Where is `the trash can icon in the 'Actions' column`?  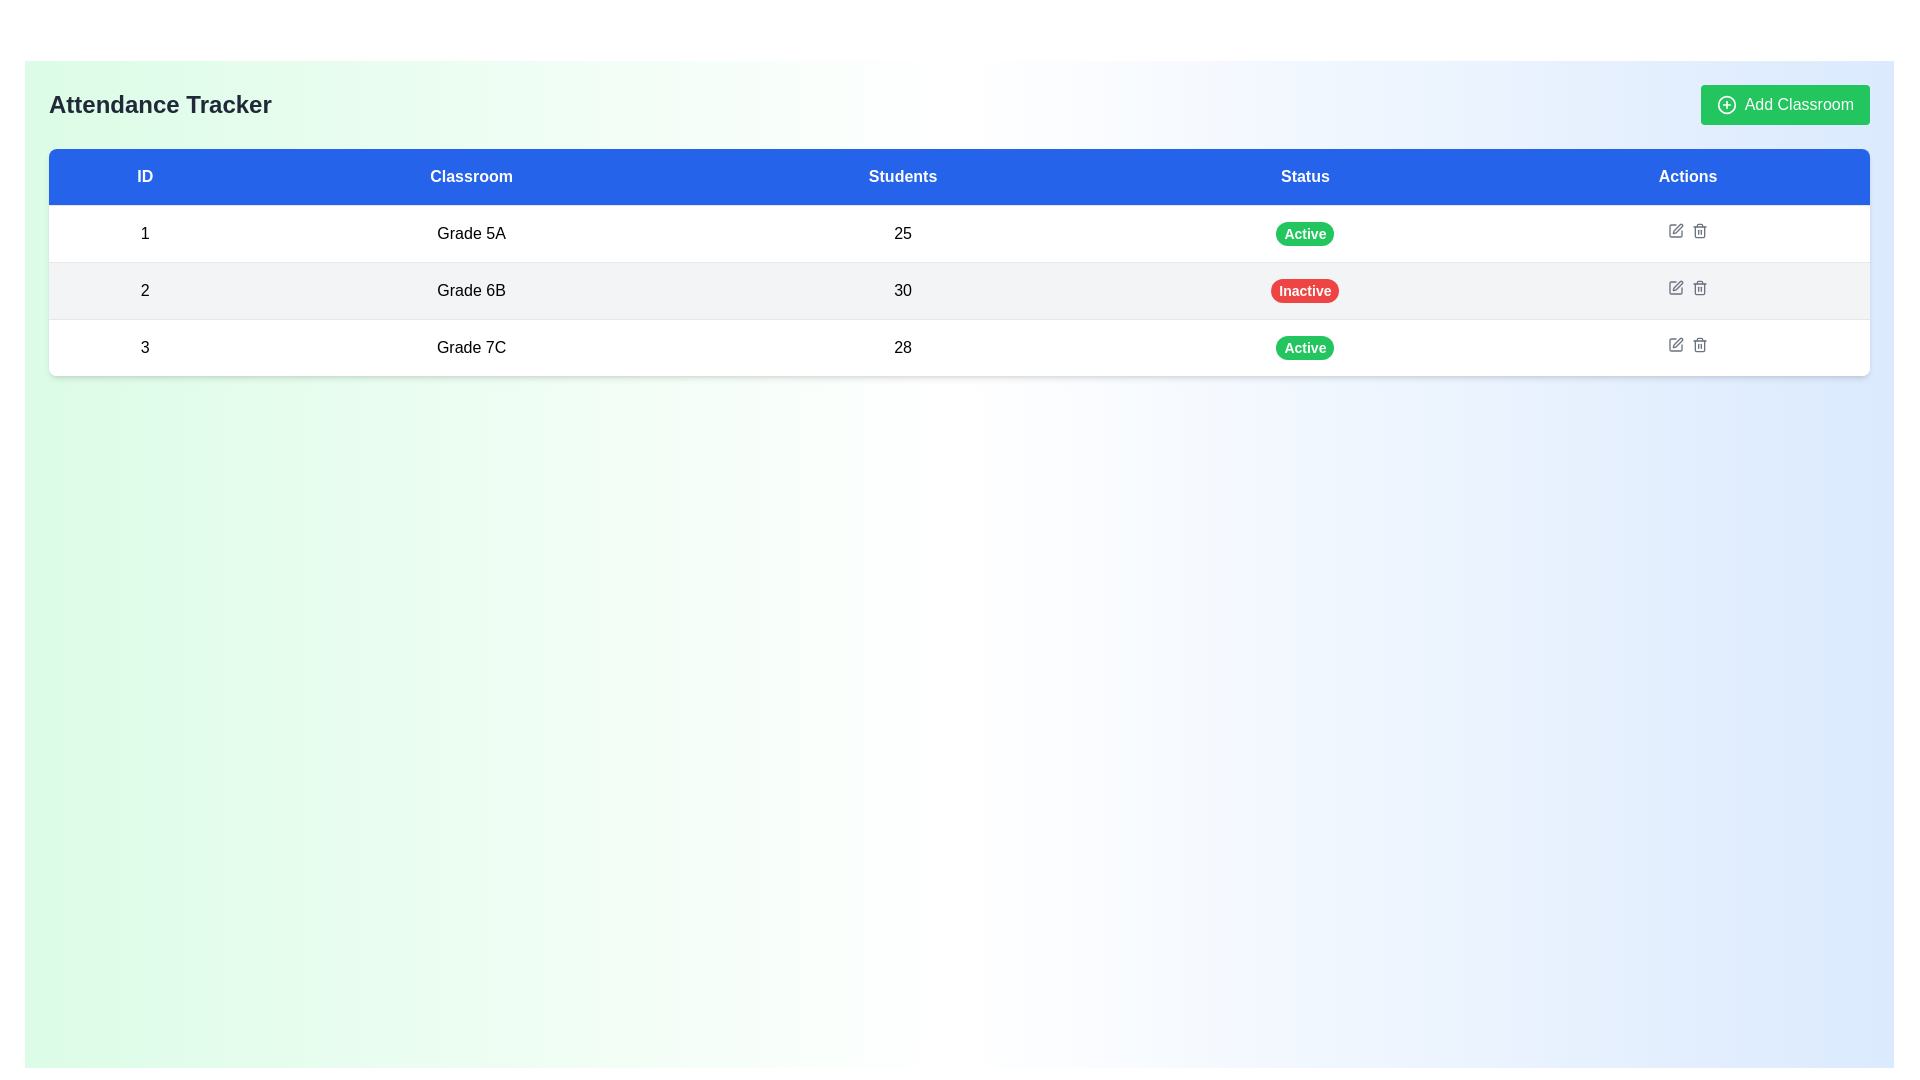
the trash can icon in the 'Actions' column is located at coordinates (1698, 230).